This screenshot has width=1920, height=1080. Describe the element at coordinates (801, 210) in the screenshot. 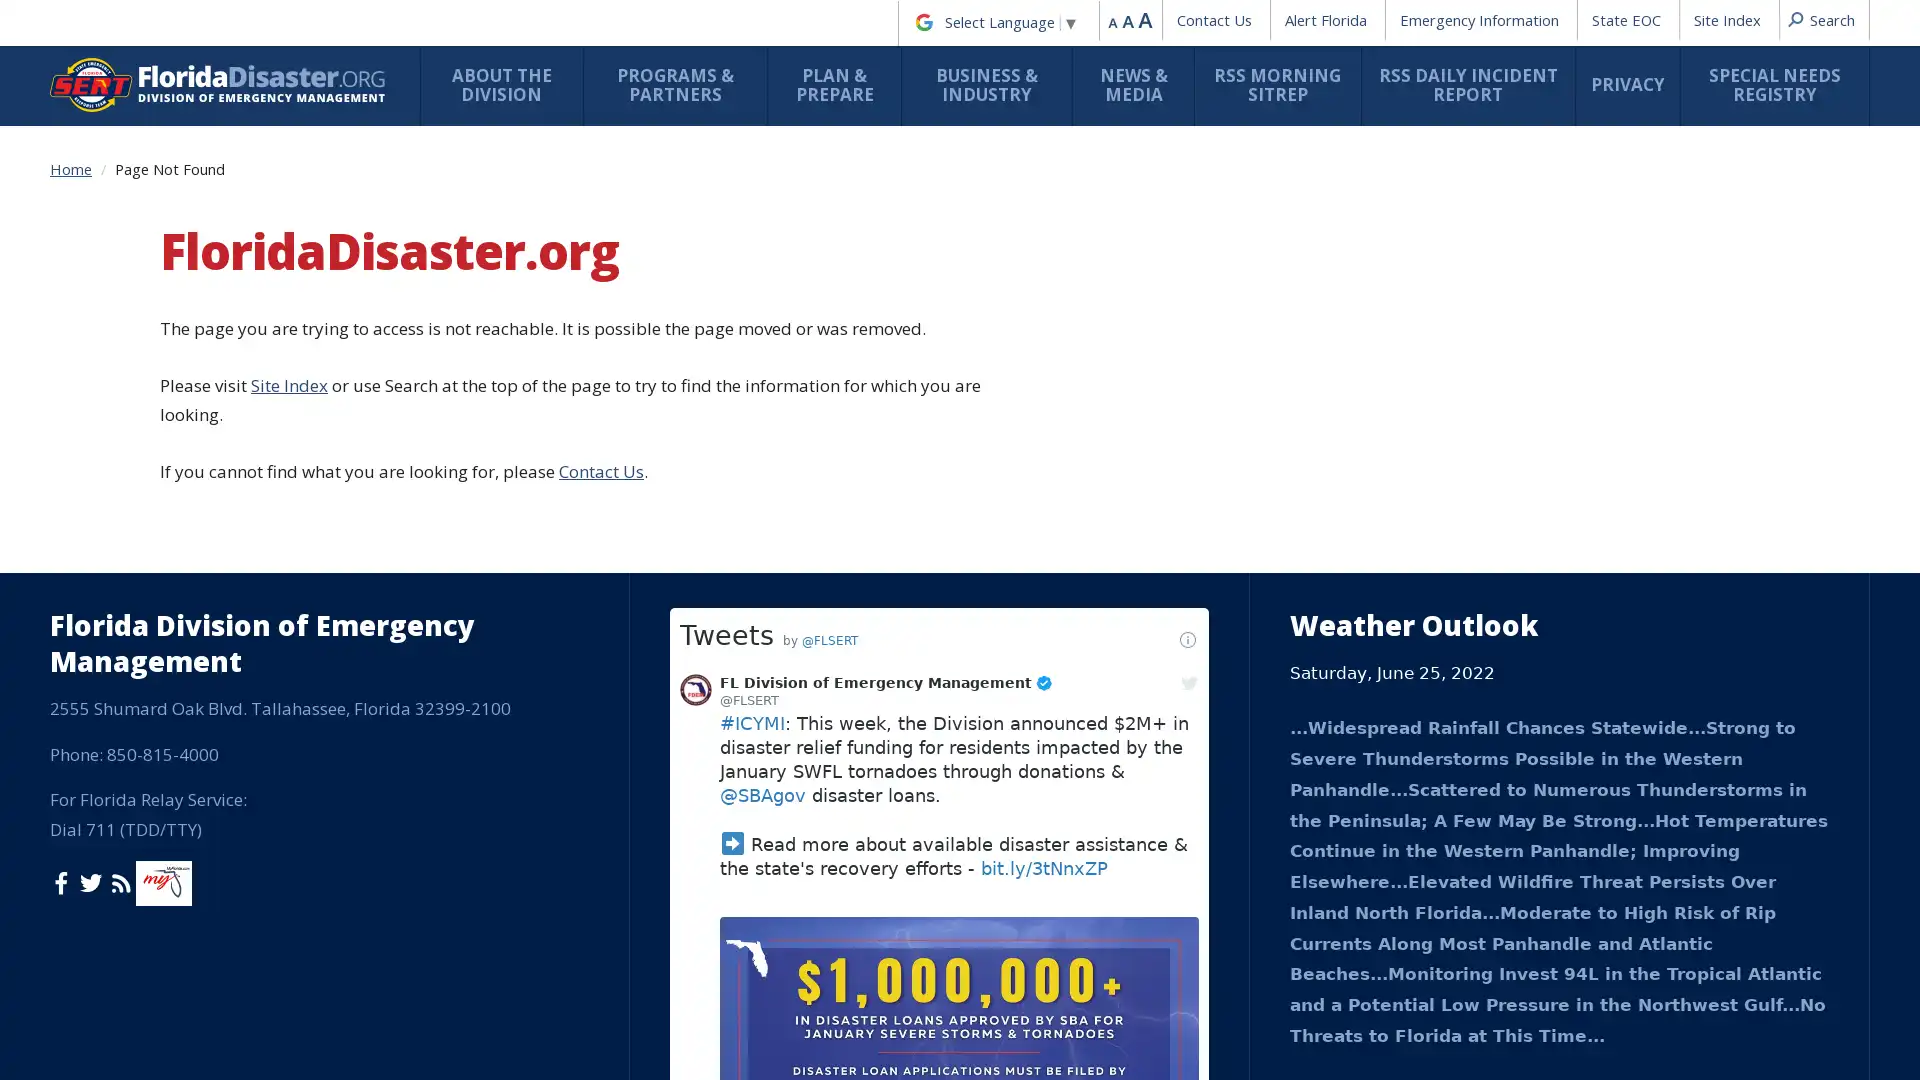

I see `Toggle More` at that location.